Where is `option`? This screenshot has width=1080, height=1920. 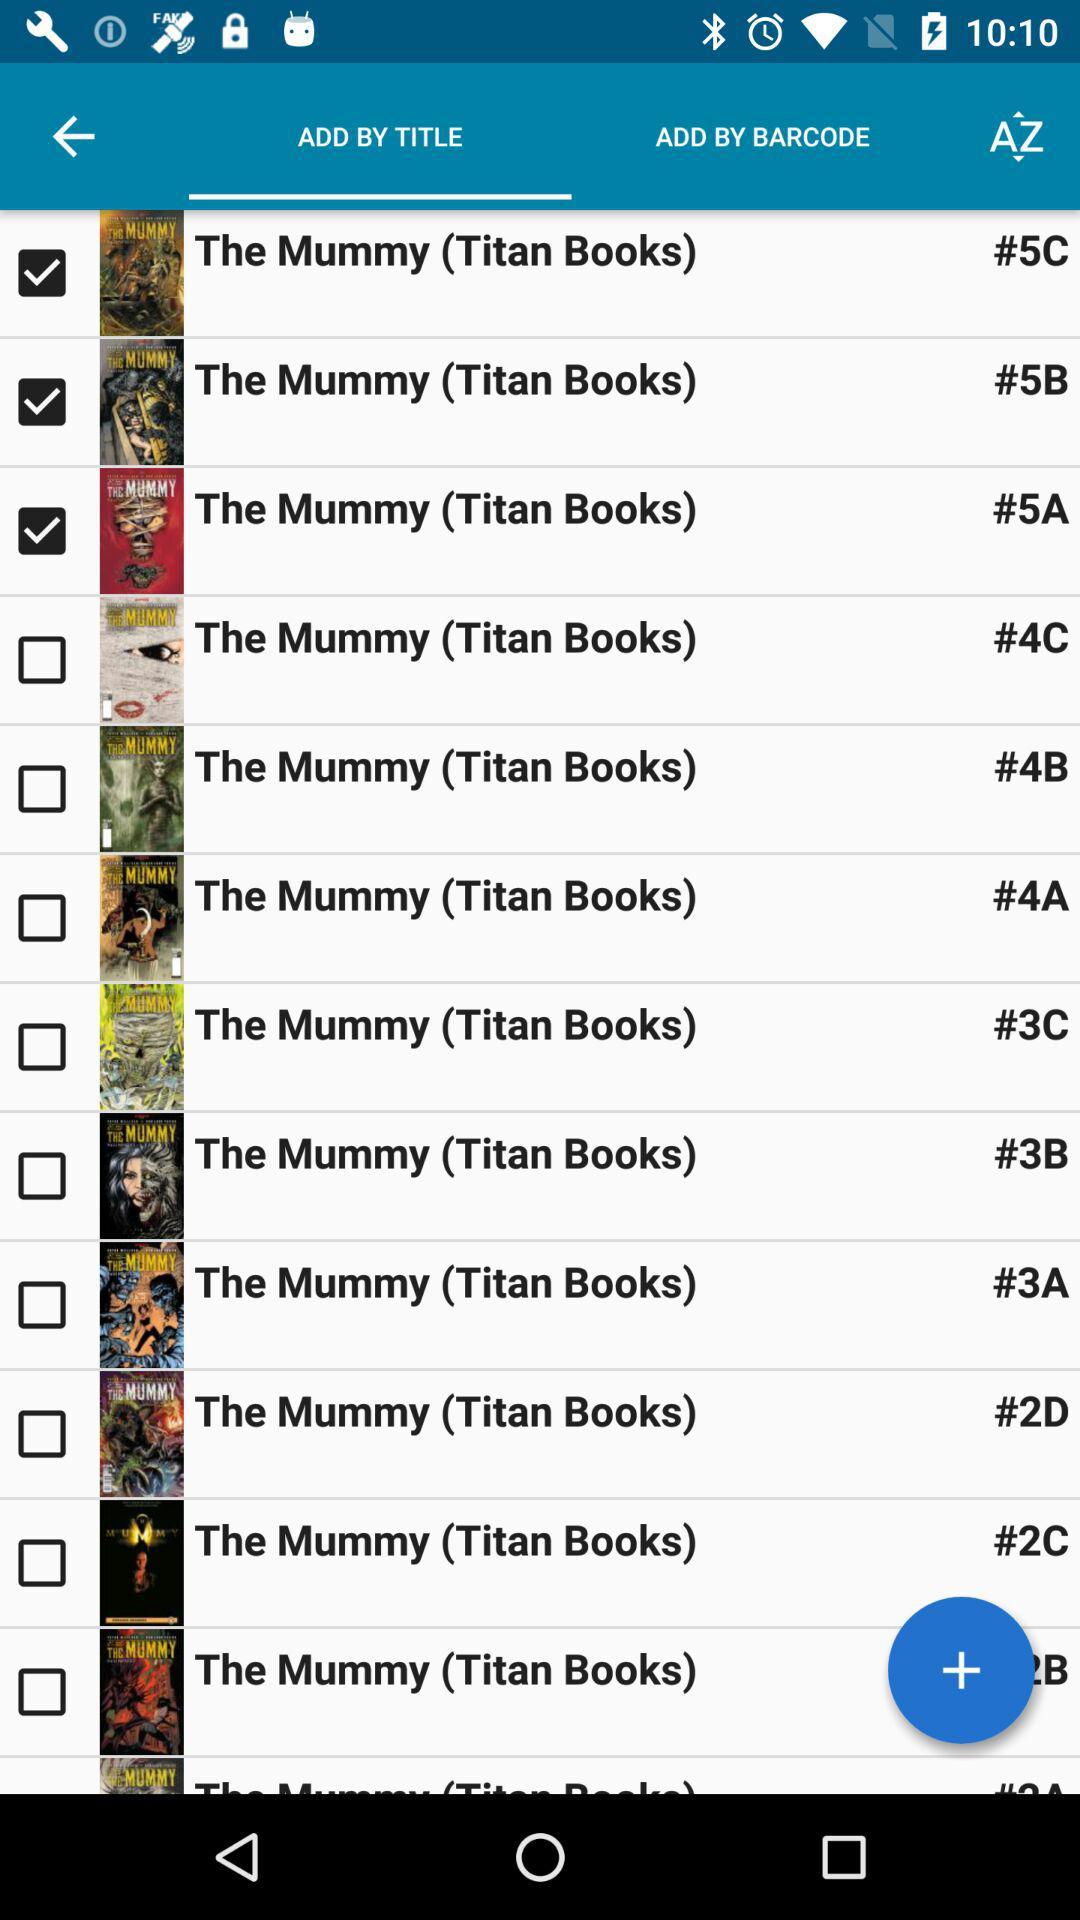 option is located at coordinates (48, 1562).